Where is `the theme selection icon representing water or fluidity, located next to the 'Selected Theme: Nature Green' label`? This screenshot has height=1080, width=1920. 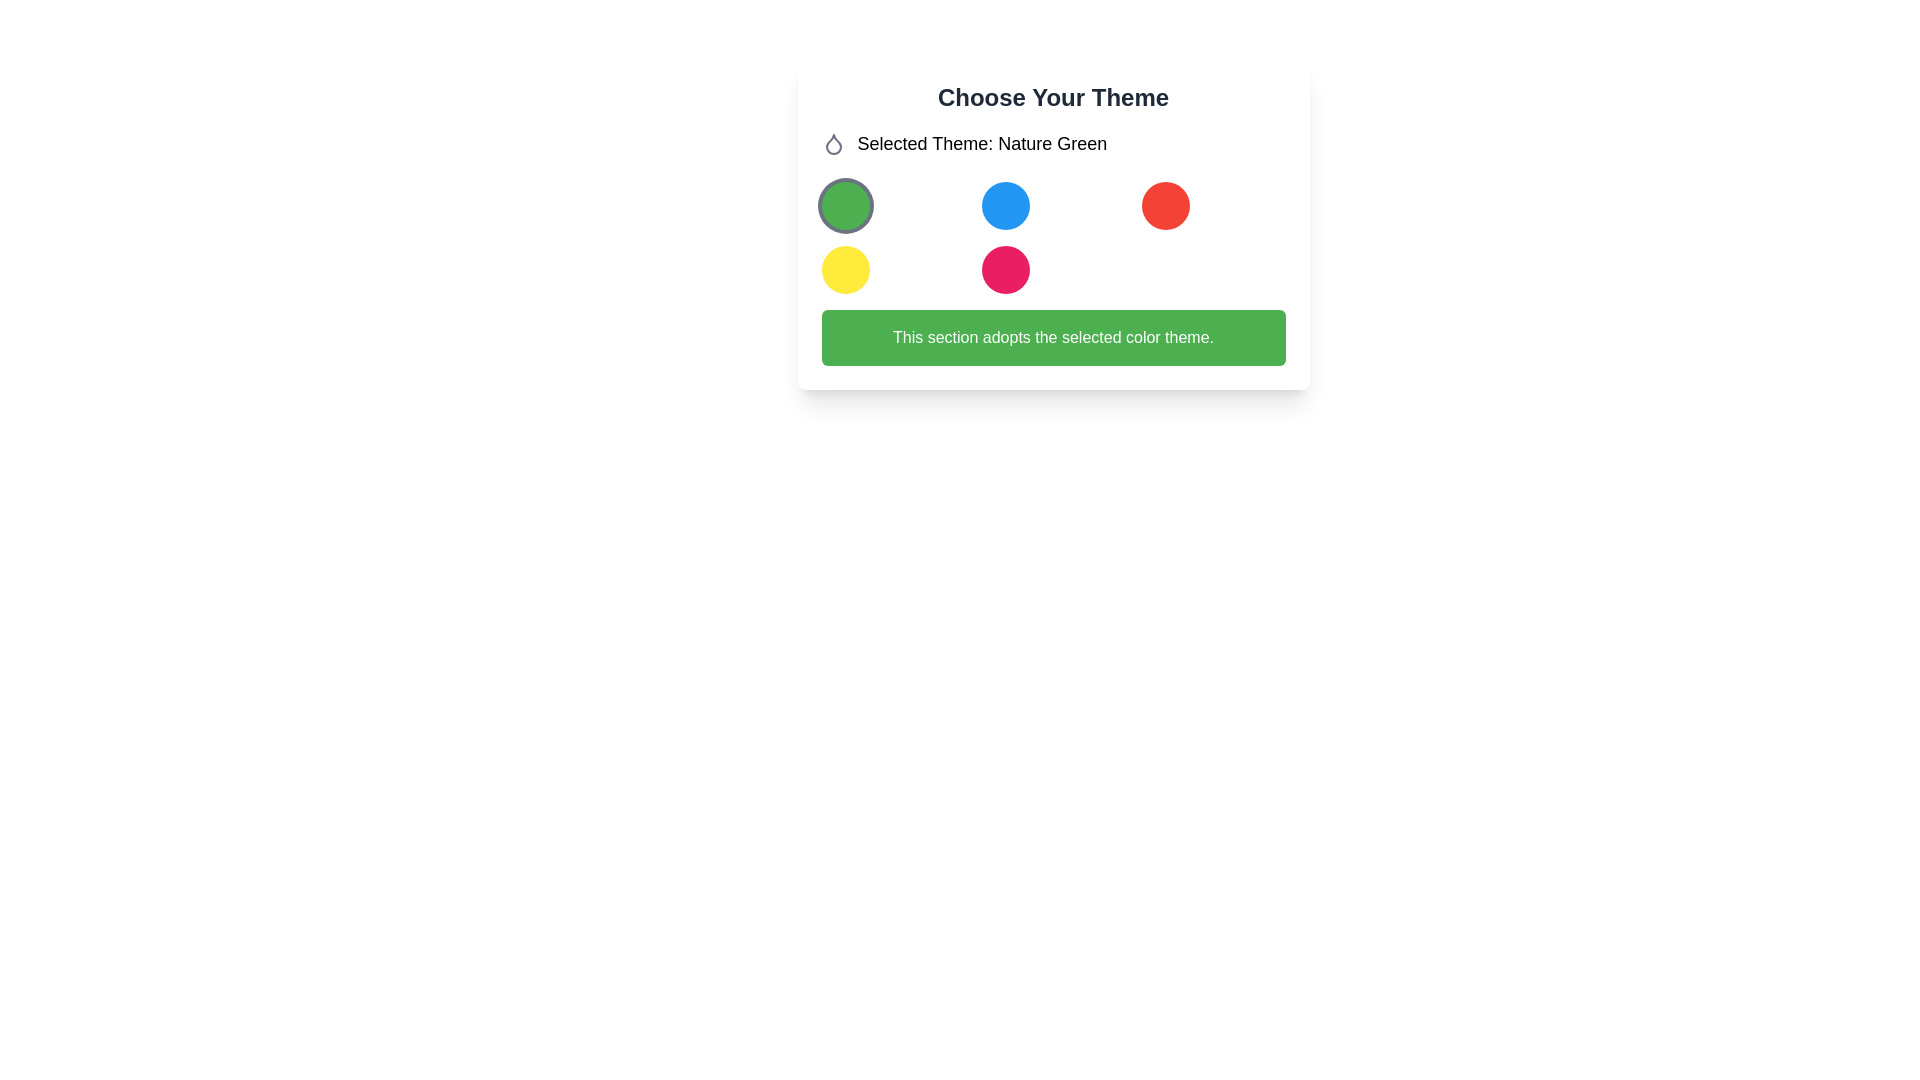 the theme selection icon representing water or fluidity, located next to the 'Selected Theme: Nature Green' label is located at coordinates (833, 143).